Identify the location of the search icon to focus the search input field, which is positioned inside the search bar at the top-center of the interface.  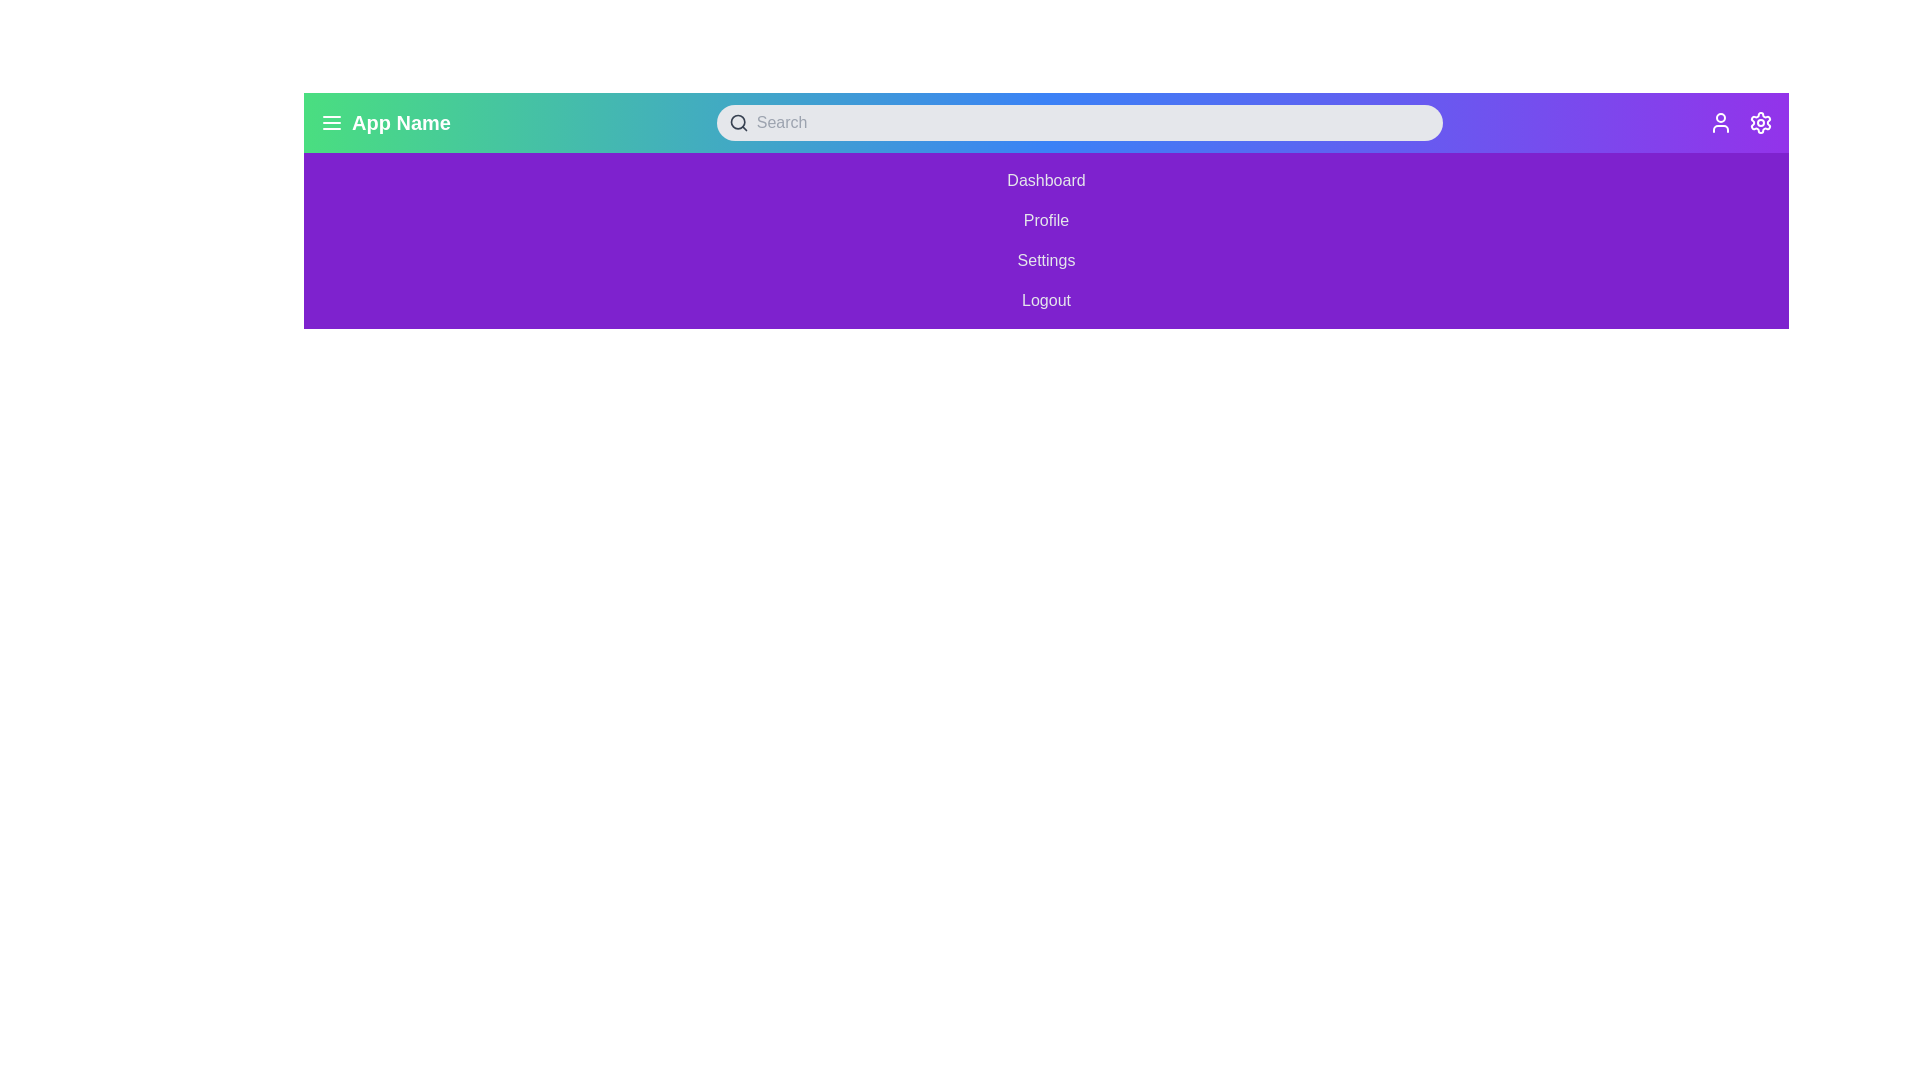
(737, 123).